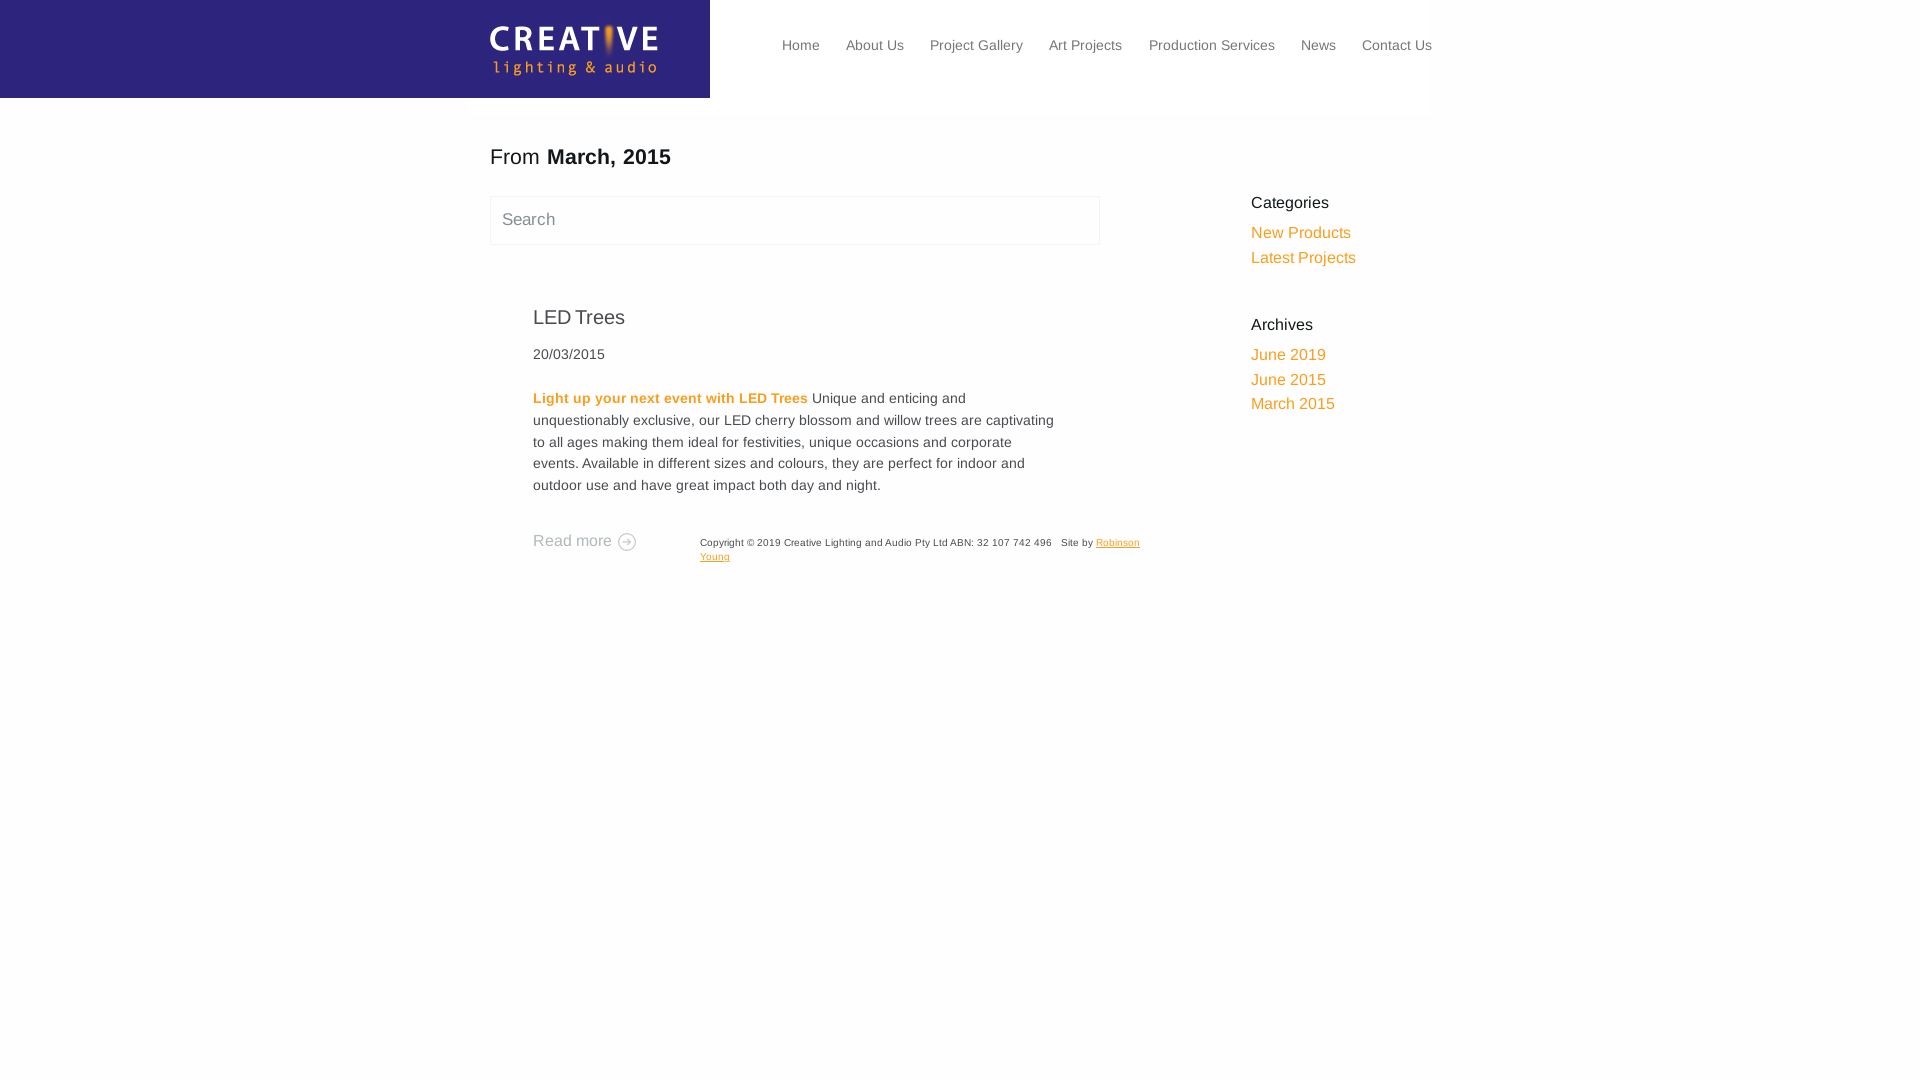 Image resolution: width=1920 pixels, height=1080 pixels. What do you see at coordinates (1084, 45) in the screenshot?
I see `'Art Projects'` at bounding box center [1084, 45].